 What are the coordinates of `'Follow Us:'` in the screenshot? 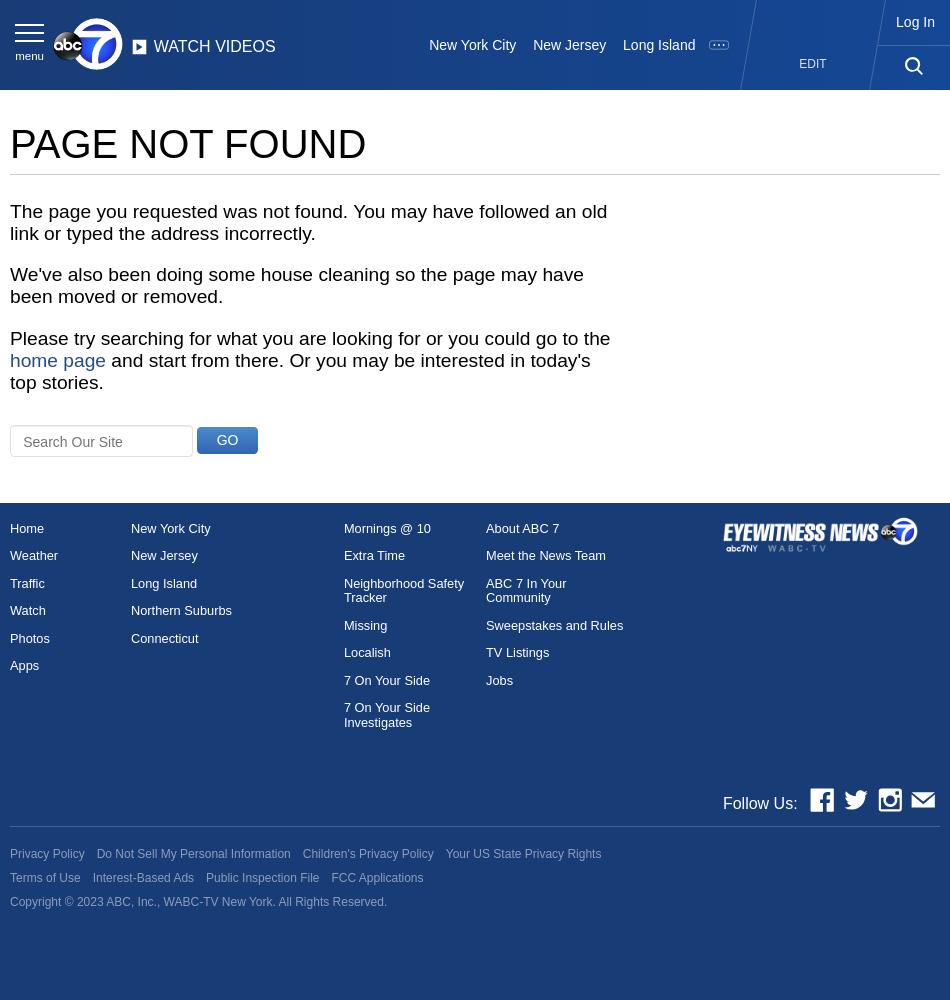 It's located at (758, 803).